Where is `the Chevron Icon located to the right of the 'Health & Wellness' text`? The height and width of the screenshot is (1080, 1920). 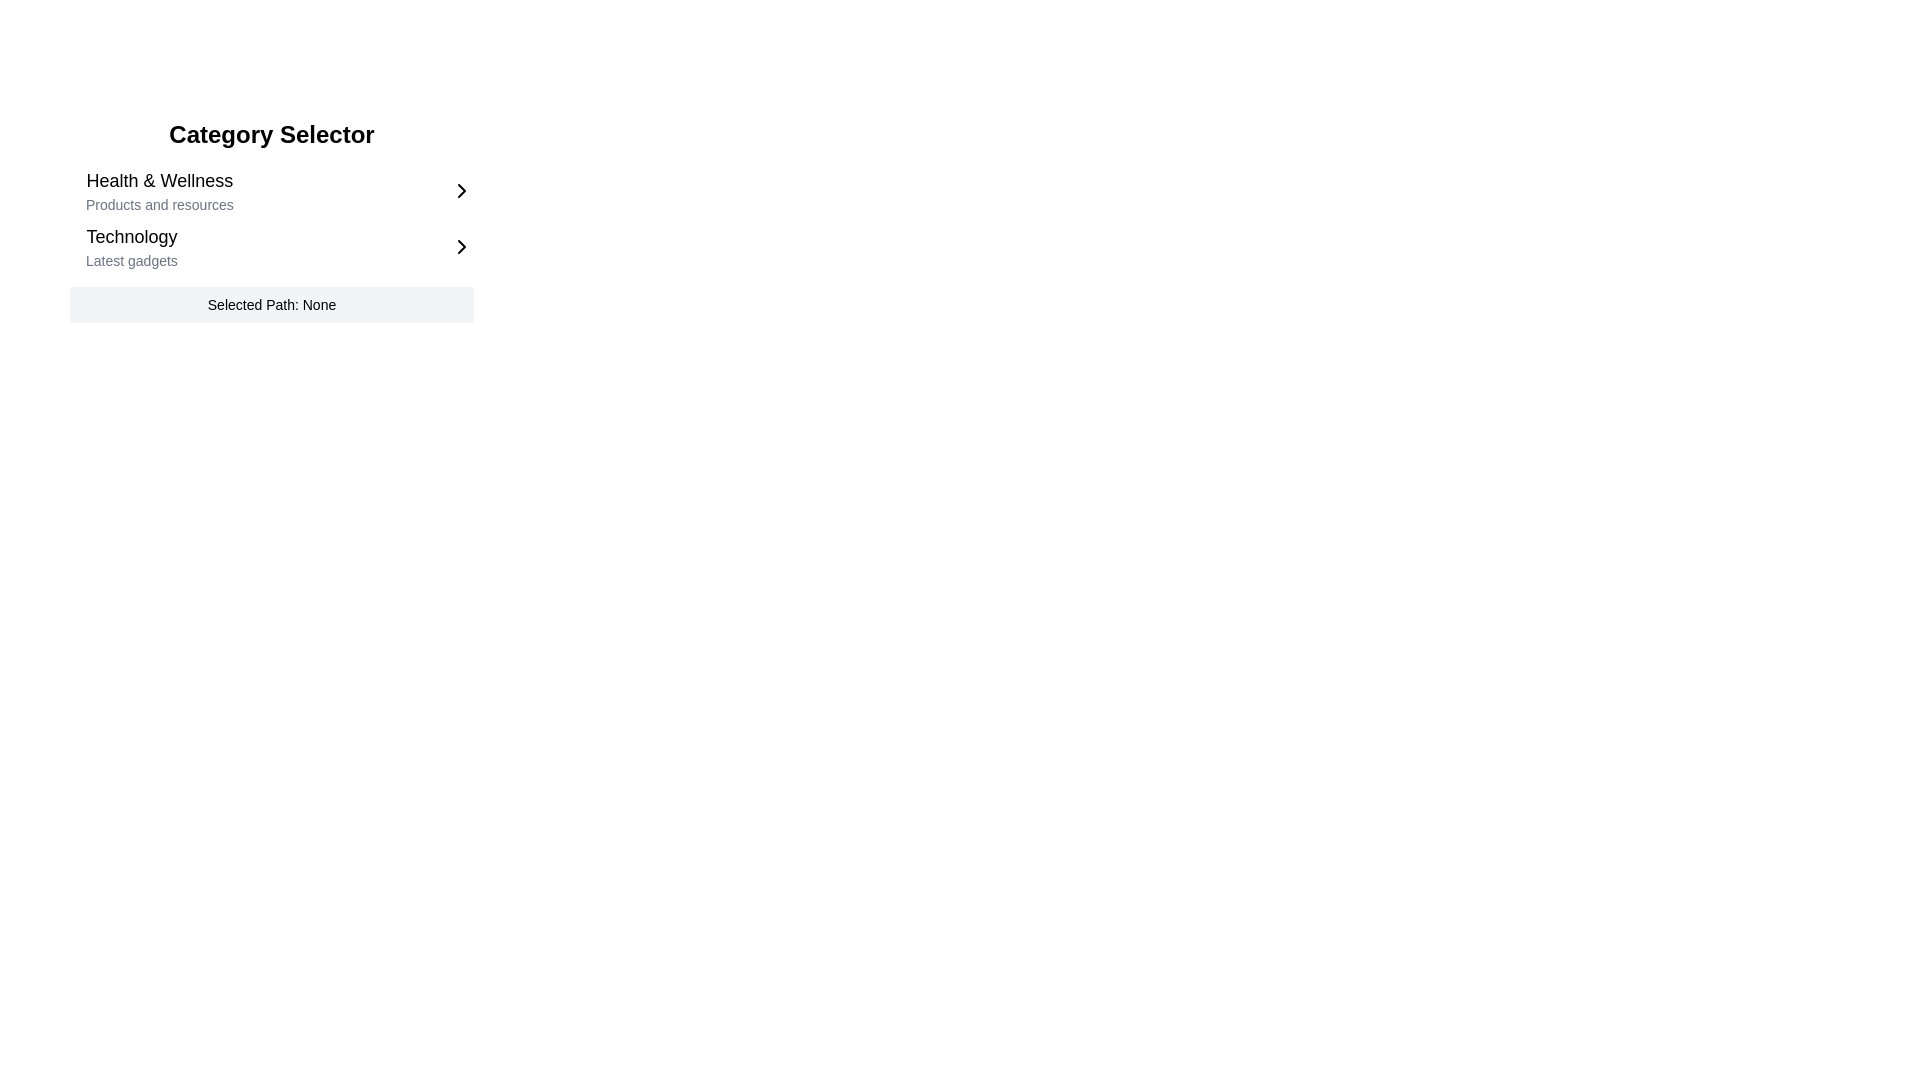 the Chevron Icon located to the right of the 'Health & Wellness' text is located at coordinates (460, 191).